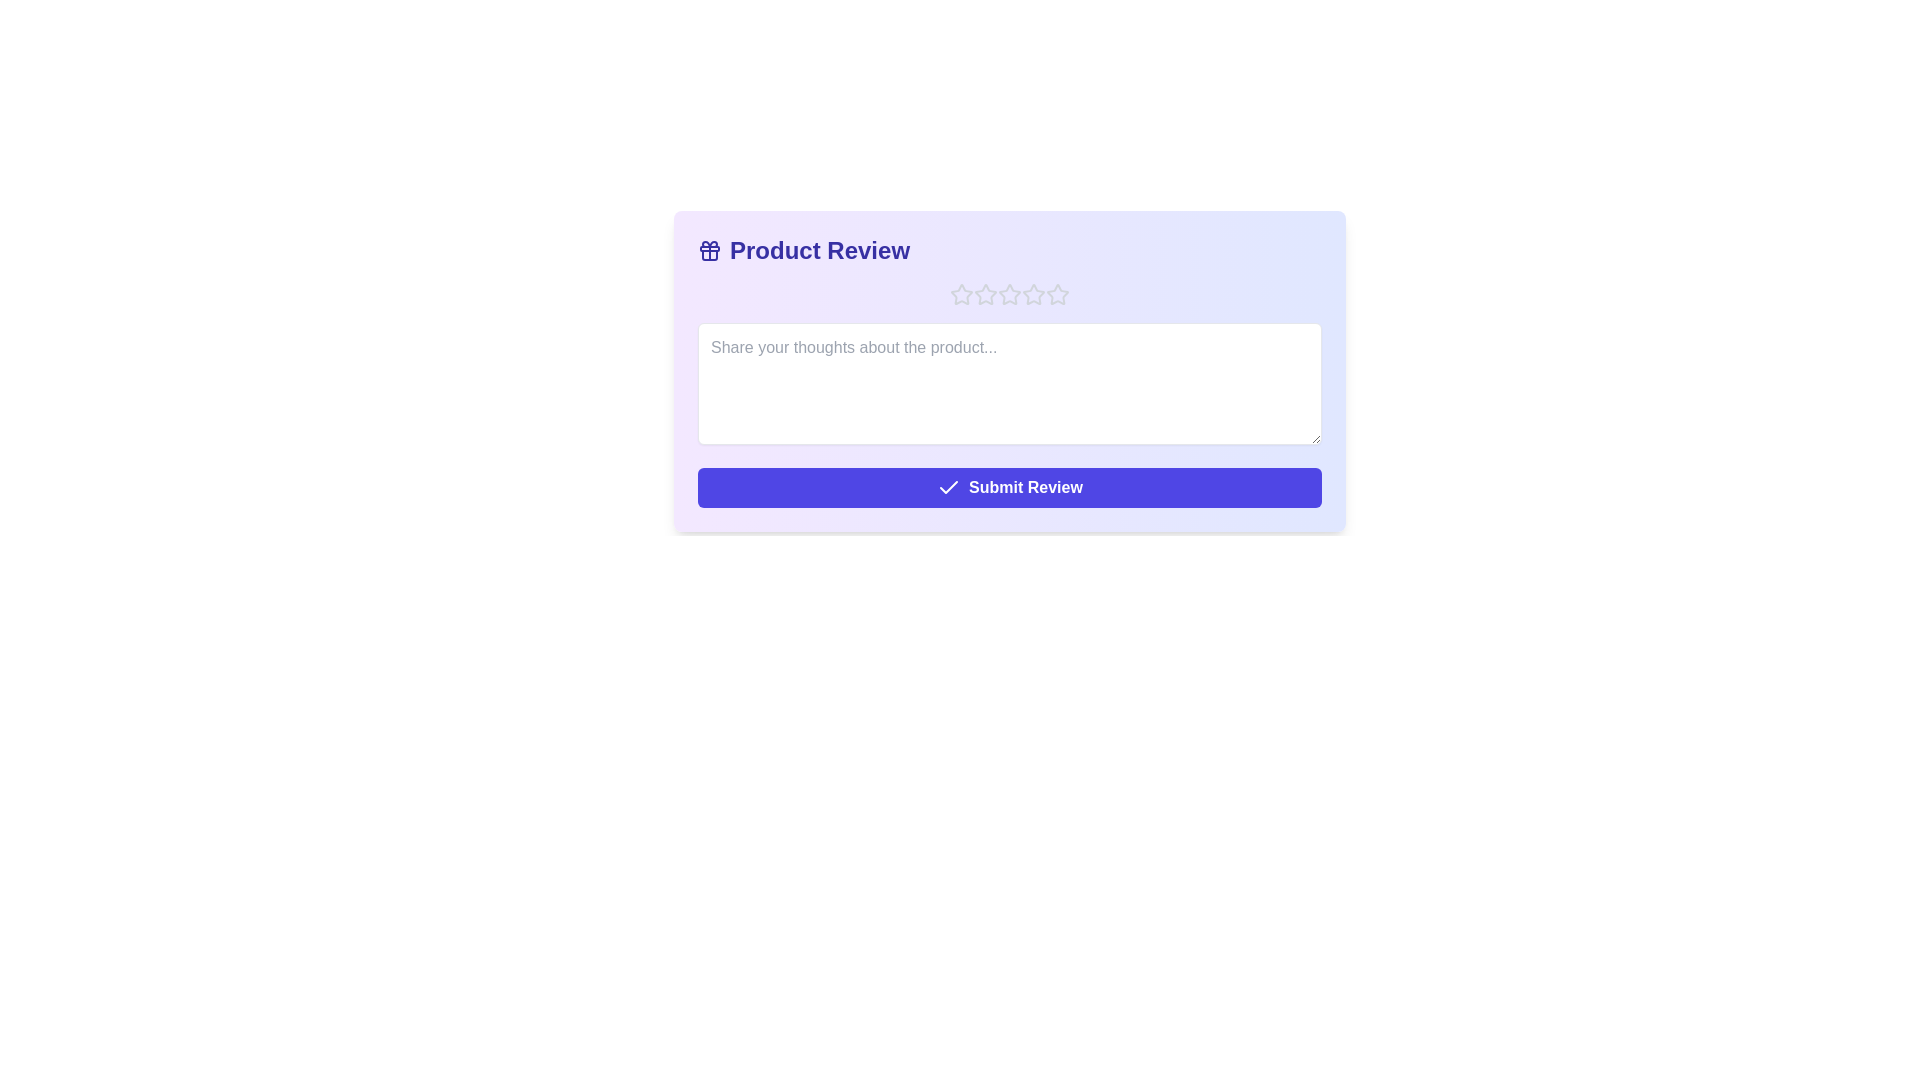  I want to click on the product rating to 1 stars by clicking the corresponding star, so click(961, 294).